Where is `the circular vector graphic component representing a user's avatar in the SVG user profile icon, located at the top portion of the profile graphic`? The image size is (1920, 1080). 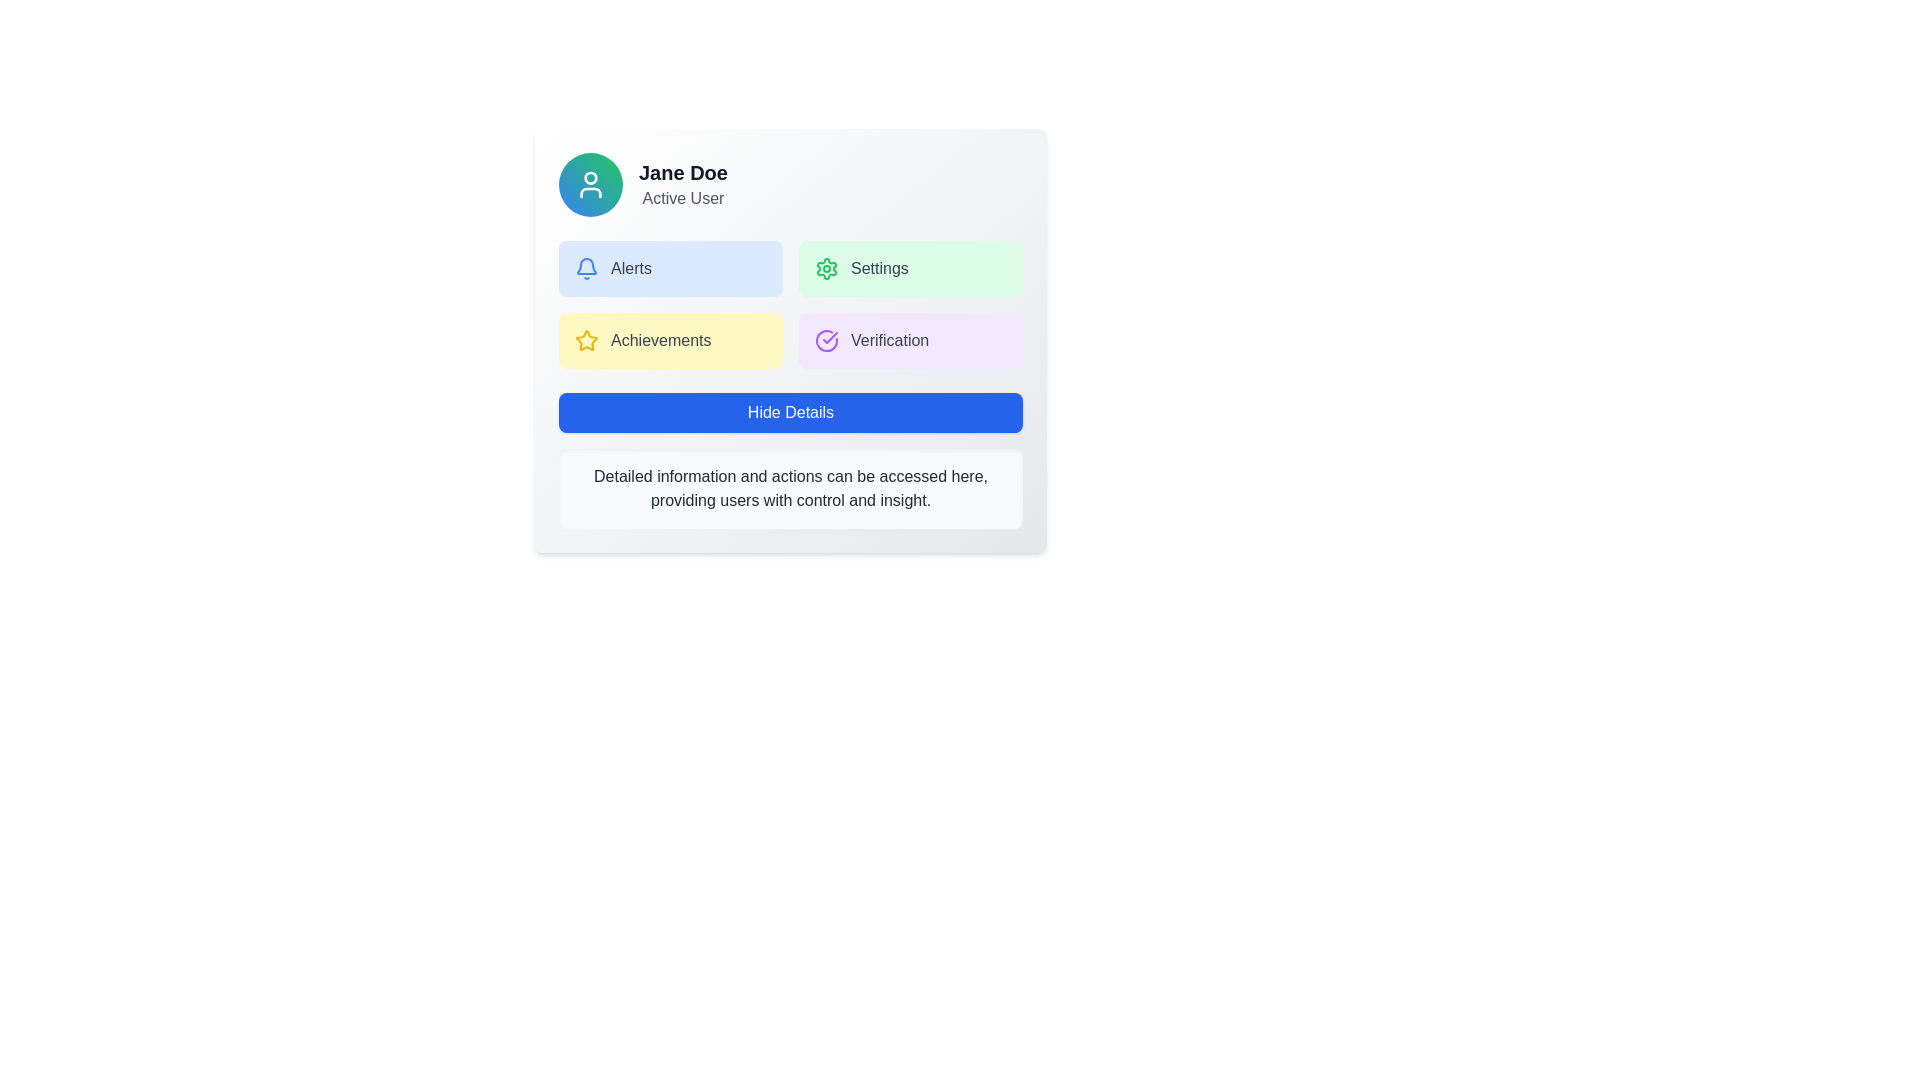 the circular vector graphic component representing a user's avatar in the SVG user profile icon, located at the top portion of the profile graphic is located at coordinates (589, 176).